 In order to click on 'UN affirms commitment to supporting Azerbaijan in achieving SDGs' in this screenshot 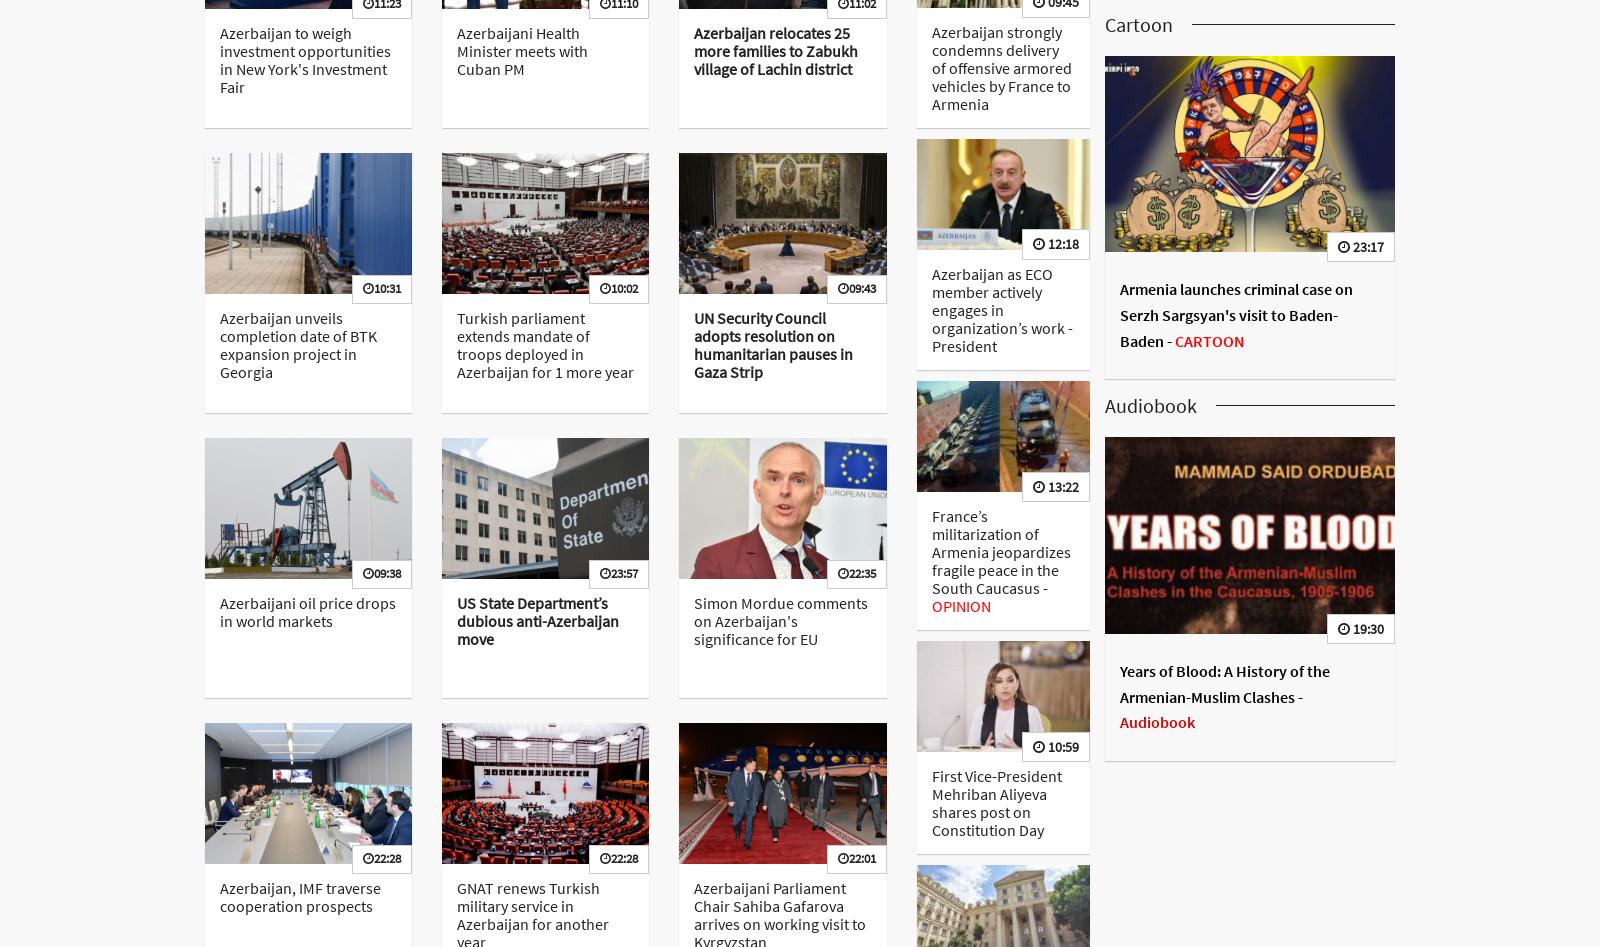, I will do `click(1243, 430)`.